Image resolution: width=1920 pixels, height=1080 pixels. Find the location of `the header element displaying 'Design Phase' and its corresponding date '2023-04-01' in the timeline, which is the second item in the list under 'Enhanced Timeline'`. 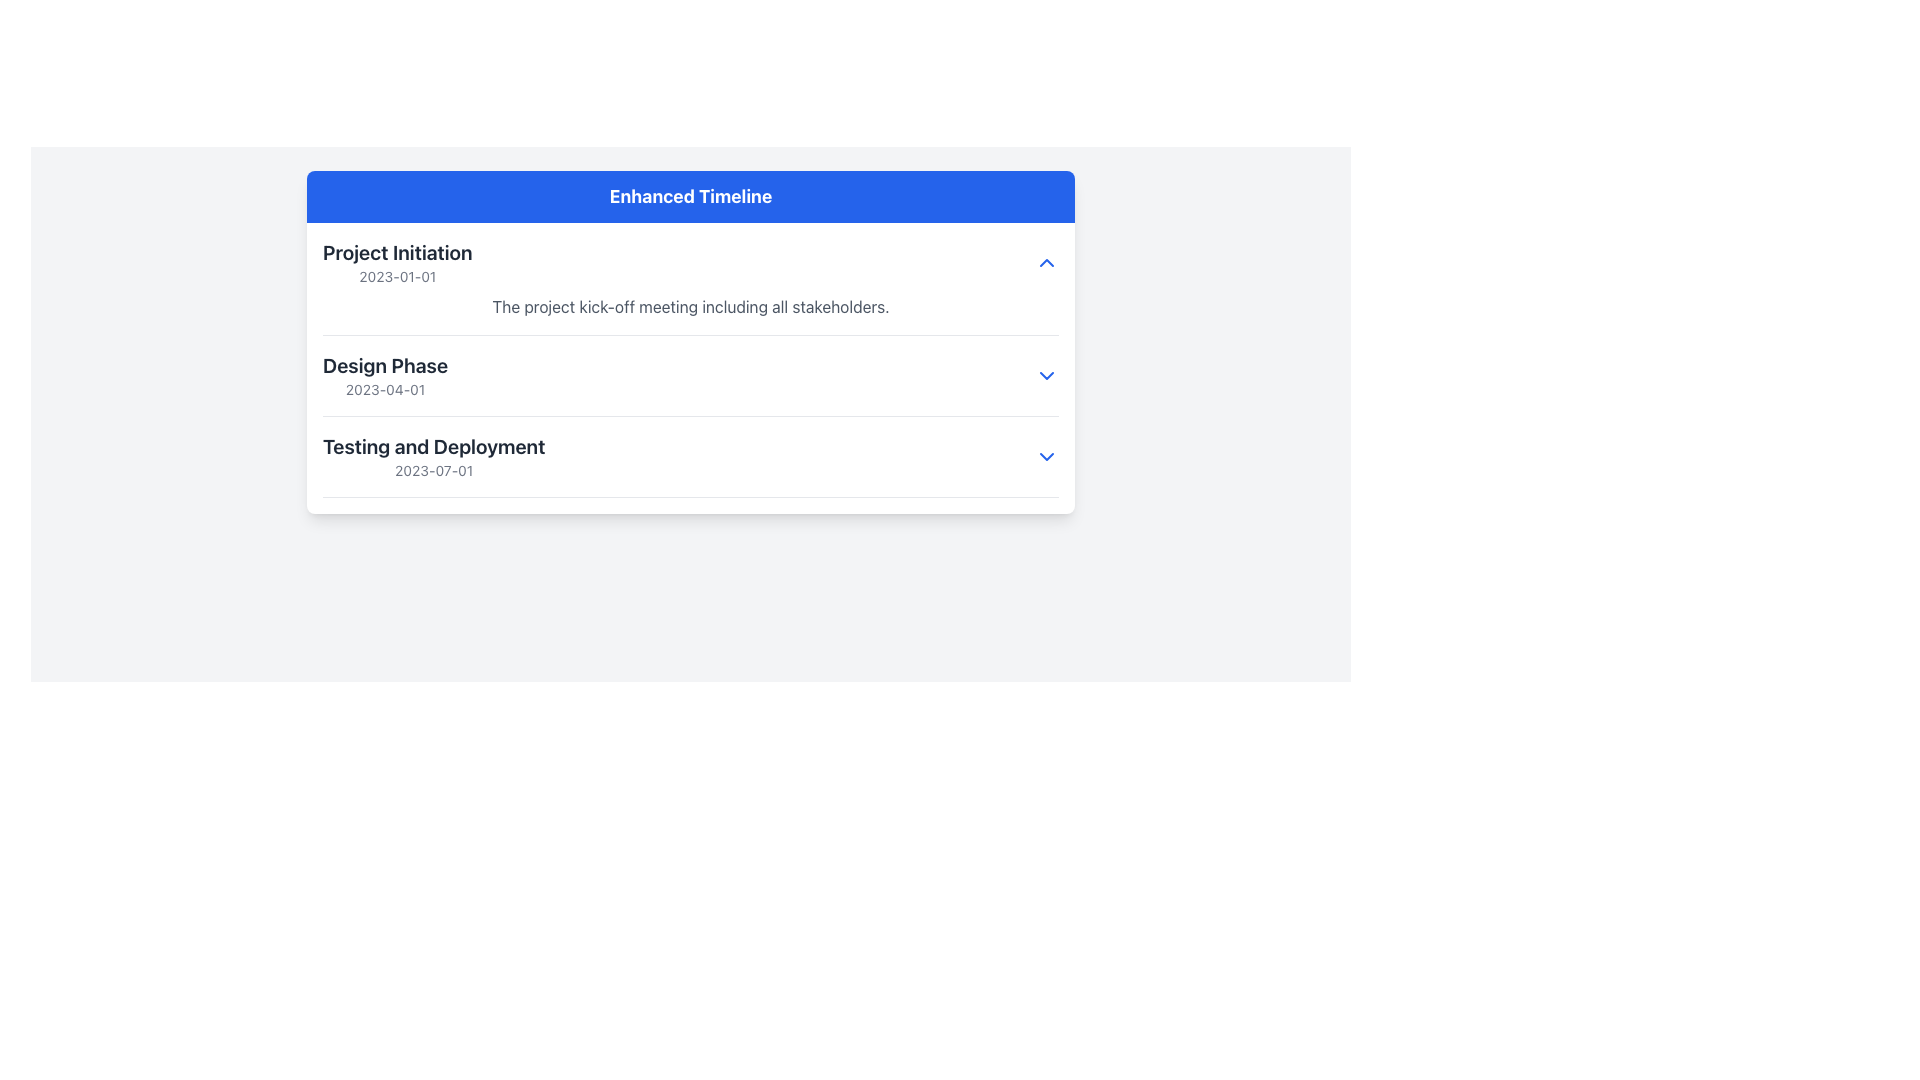

the header element displaying 'Design Phase' and its corresponding date '2023-04-01' in the timeline, which is the second item in the list under 'Enhanced Timeline' is located at coordinates (385, 375).